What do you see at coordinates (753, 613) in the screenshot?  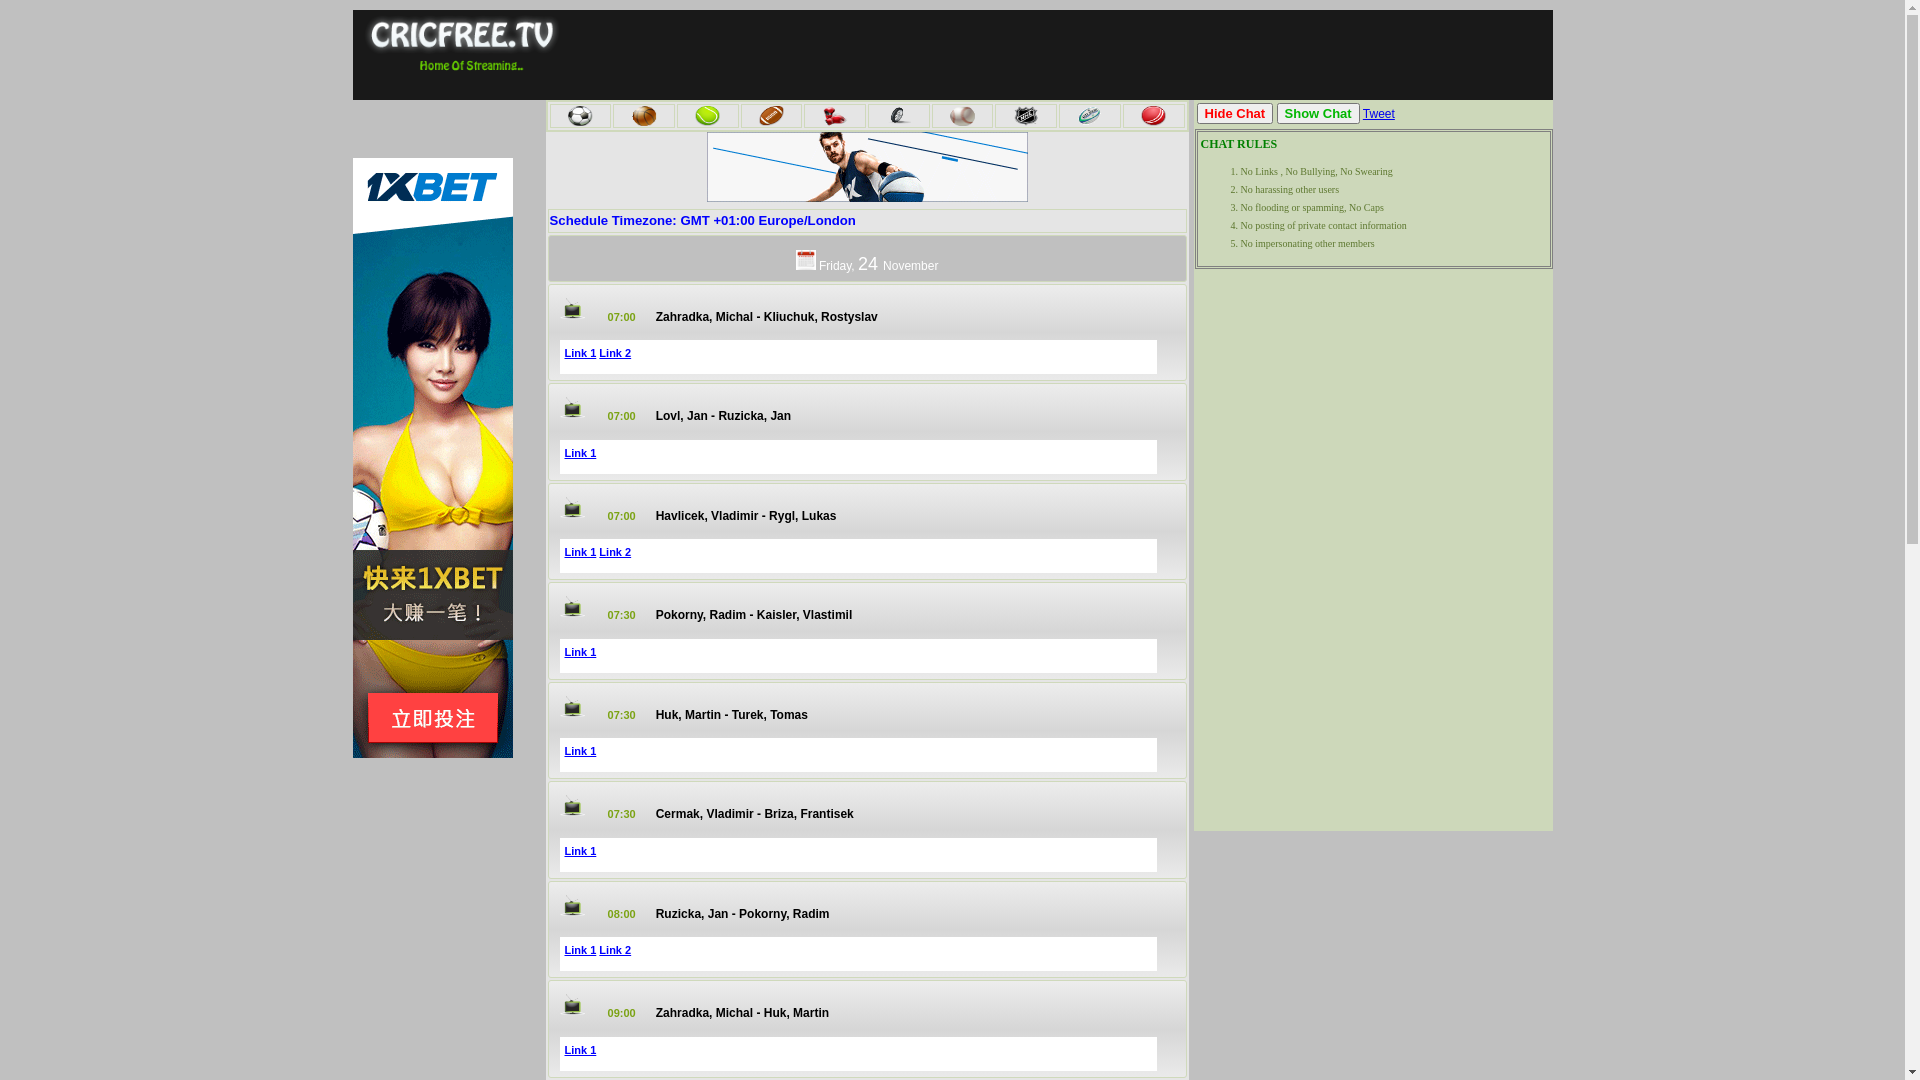 I see `'Pokorny, Radim - Kaisler, Vlastimil'` at bounding box center [753, 613].